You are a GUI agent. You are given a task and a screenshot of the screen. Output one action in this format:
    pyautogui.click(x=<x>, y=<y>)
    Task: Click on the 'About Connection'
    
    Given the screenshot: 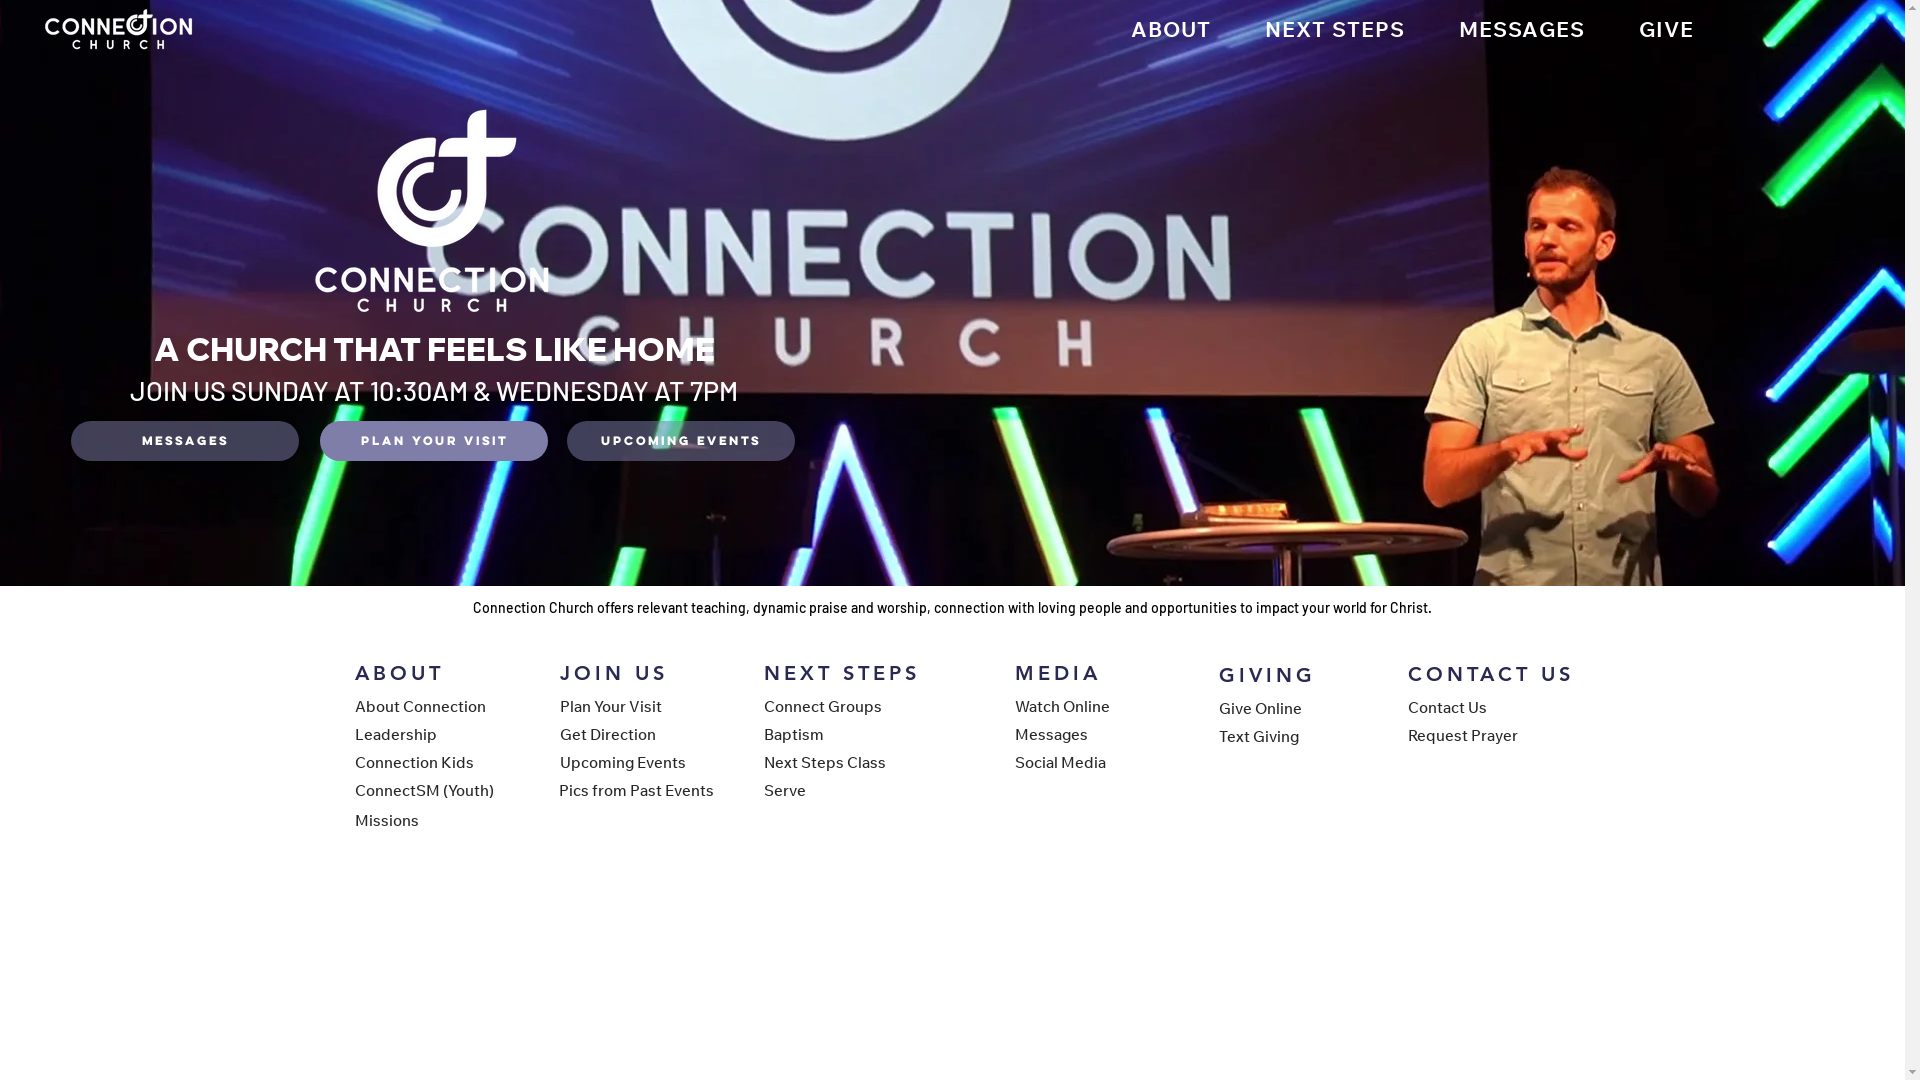 What is the action you would take?
    pyautogui.click(x=354, y=704)
    